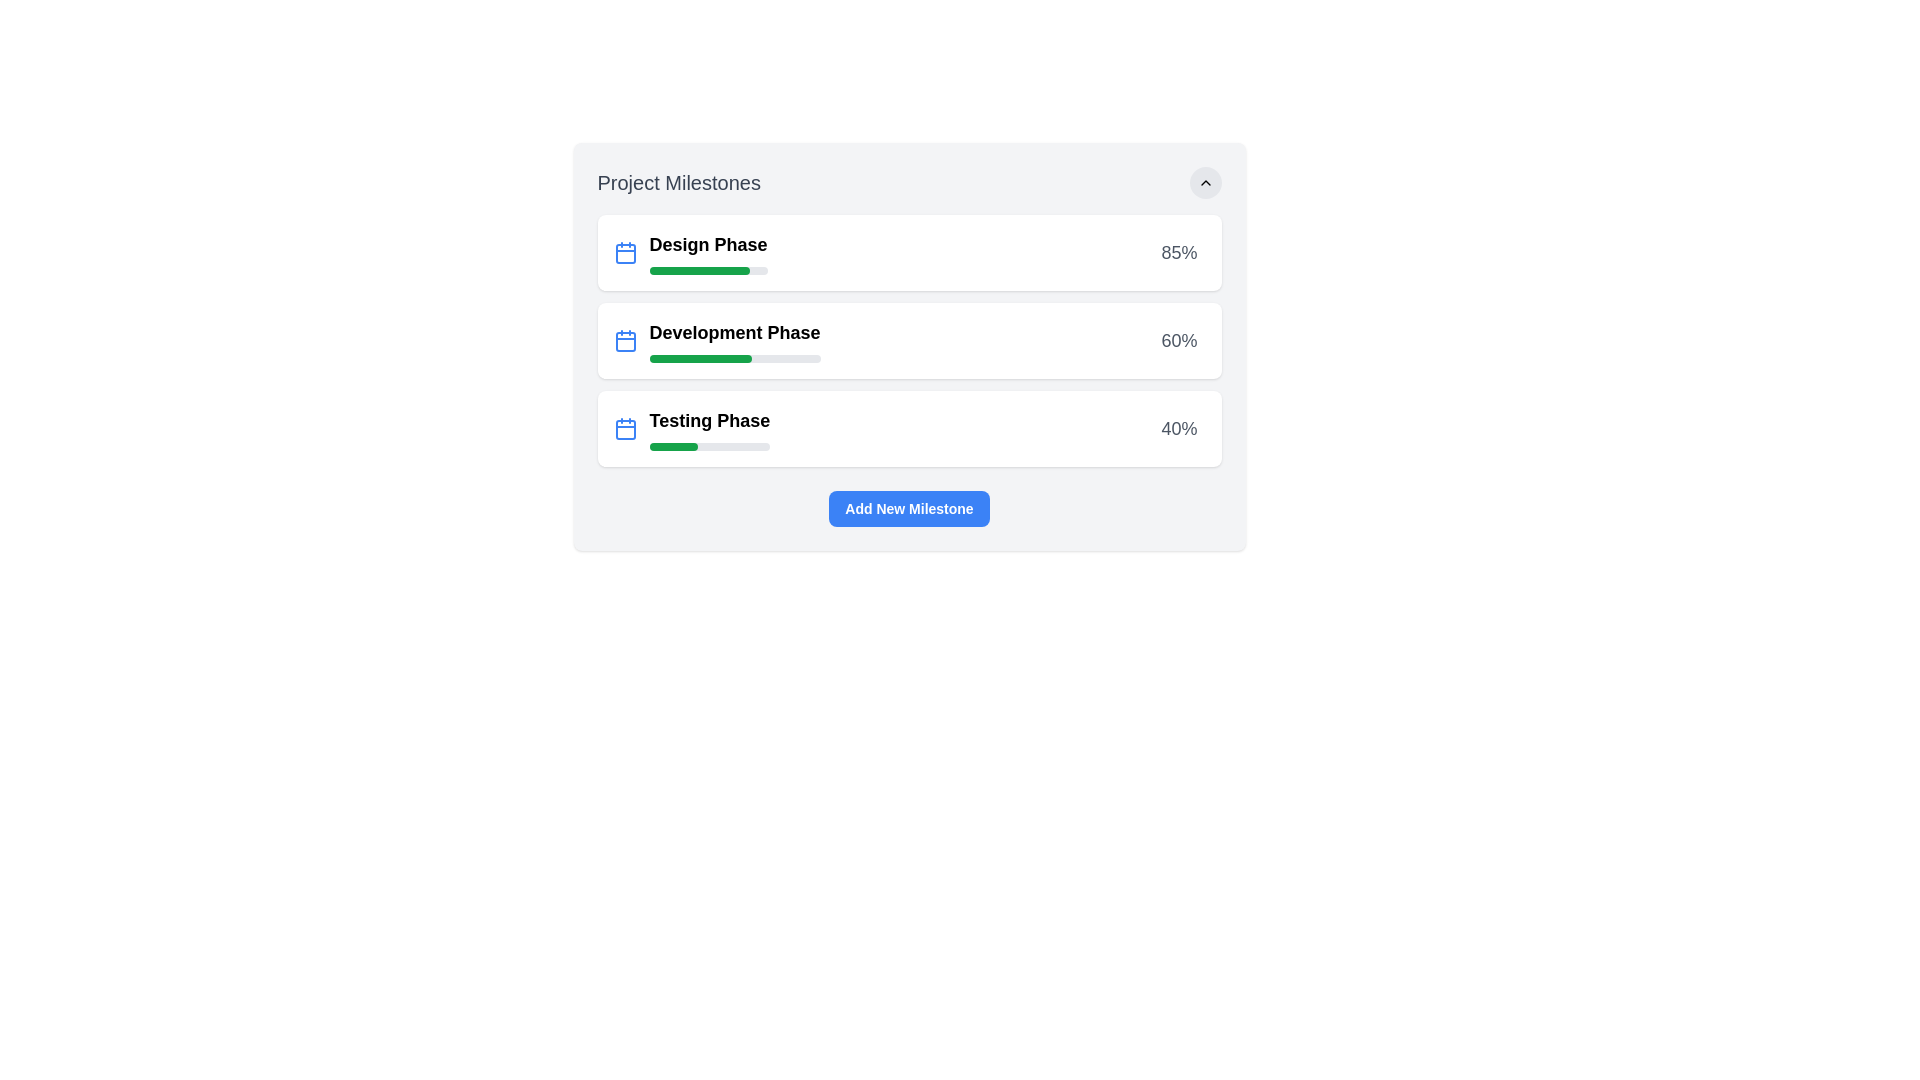 This screenshot has height=1080, width=1920. Describe the element at coordinates (700, 357) in the screenshot. I see `the horizontal green progress bar located within the gray track in the 'Development Phase' milestone card` at that location.